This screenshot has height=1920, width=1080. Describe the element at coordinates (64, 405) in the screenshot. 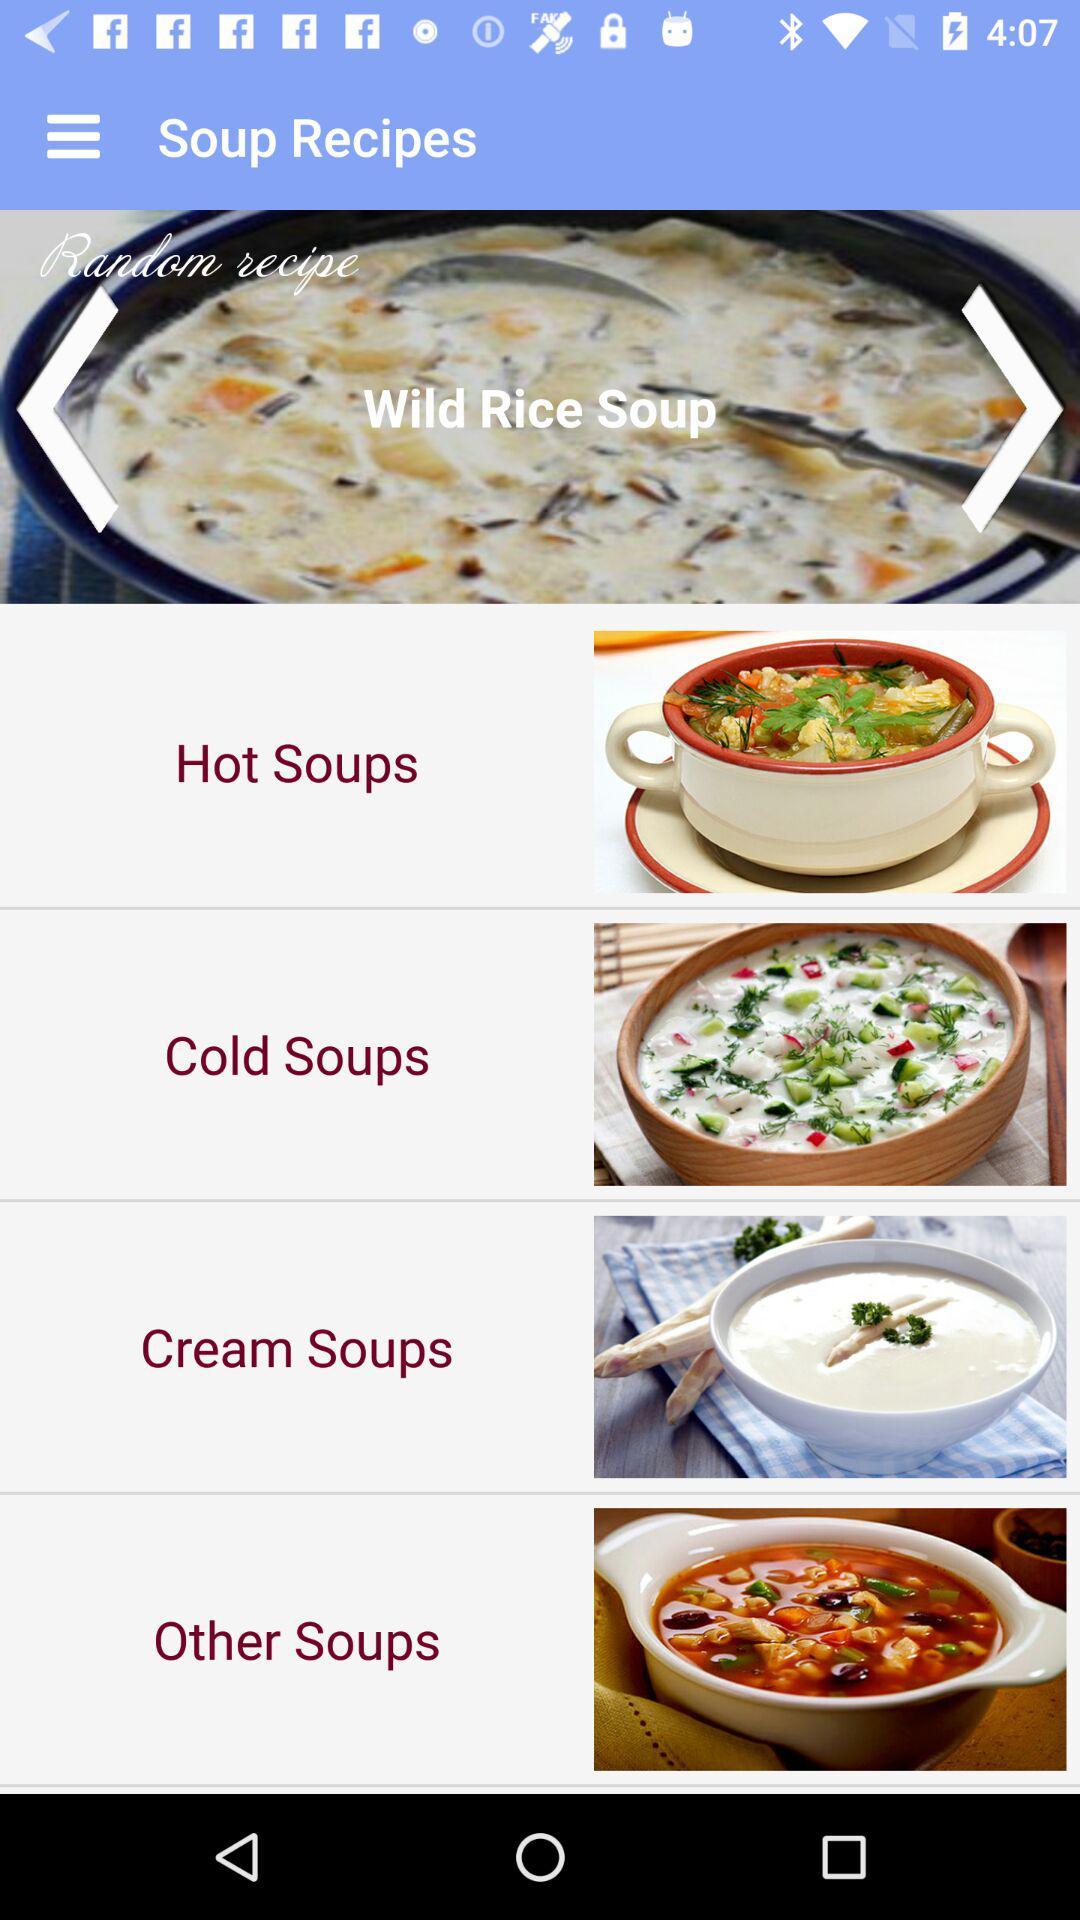

I see `previous image` at that location.